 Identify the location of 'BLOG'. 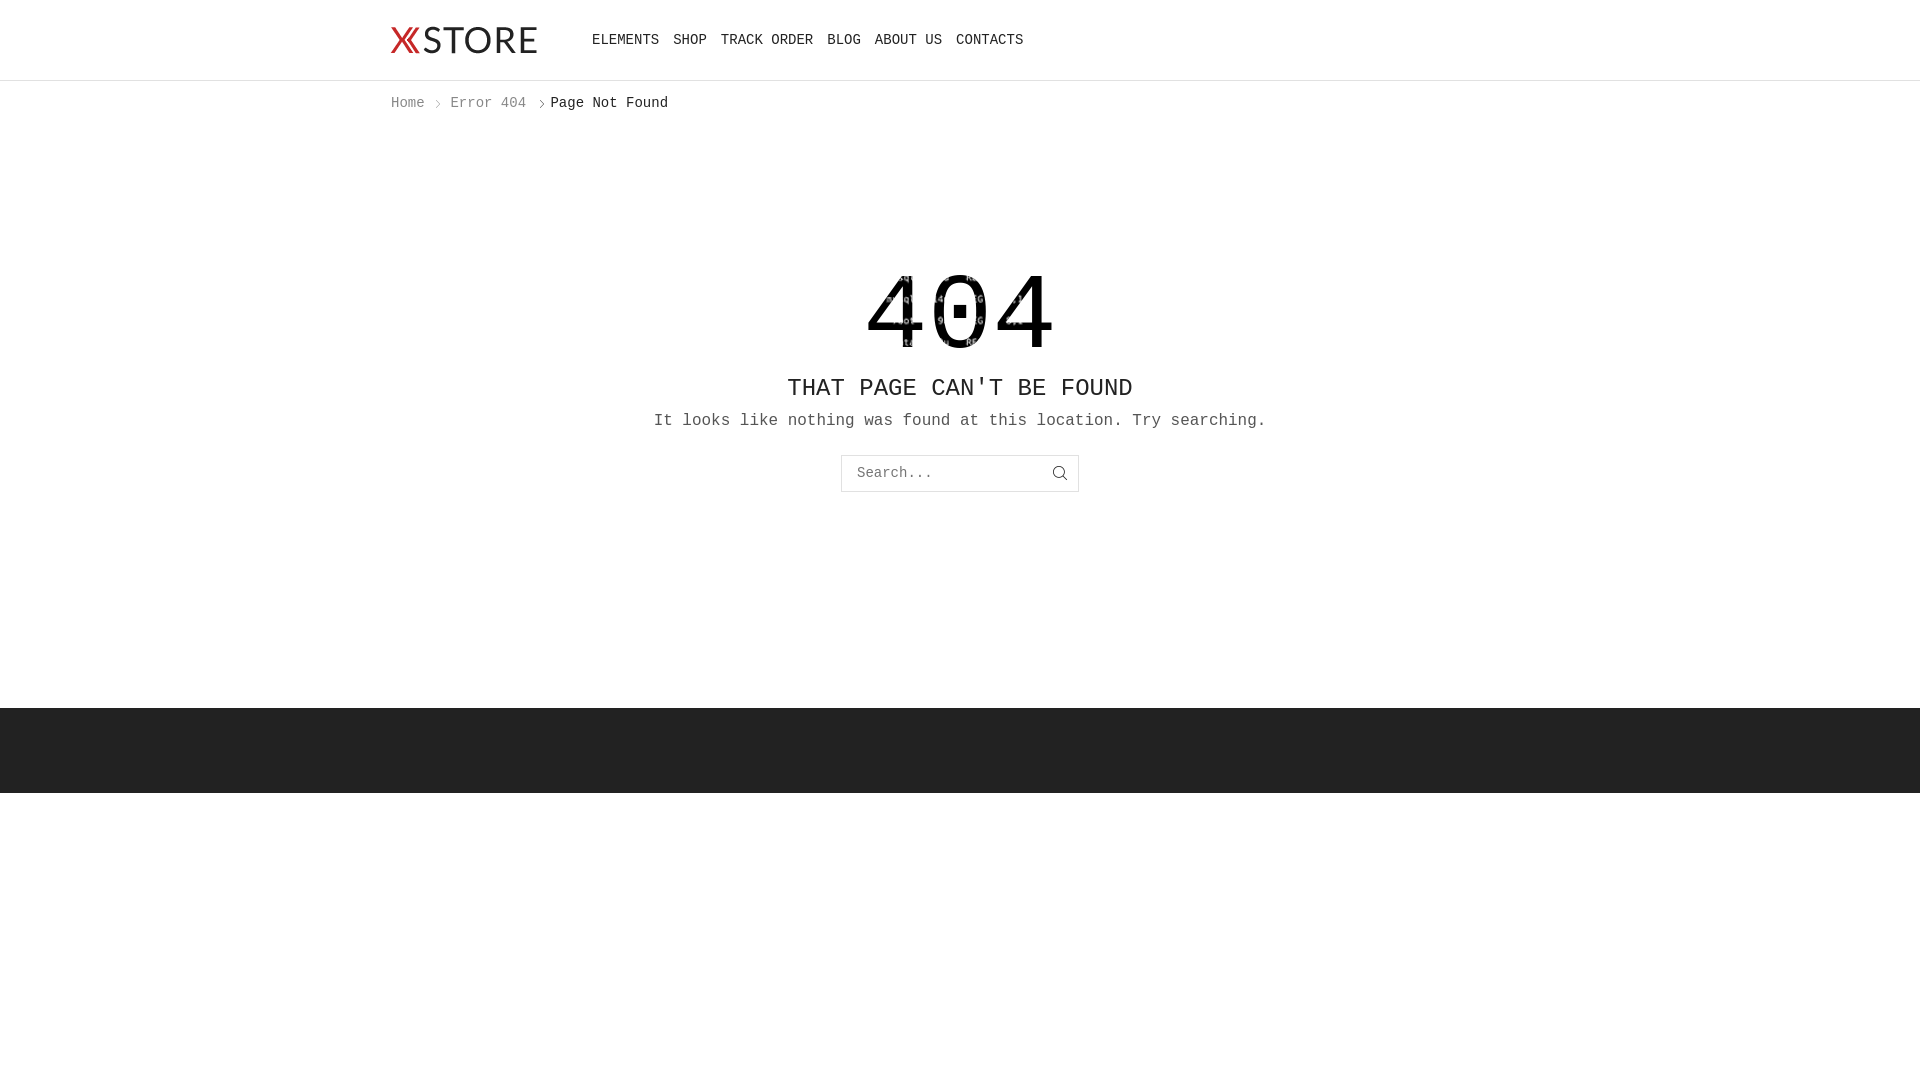
(844, 39).